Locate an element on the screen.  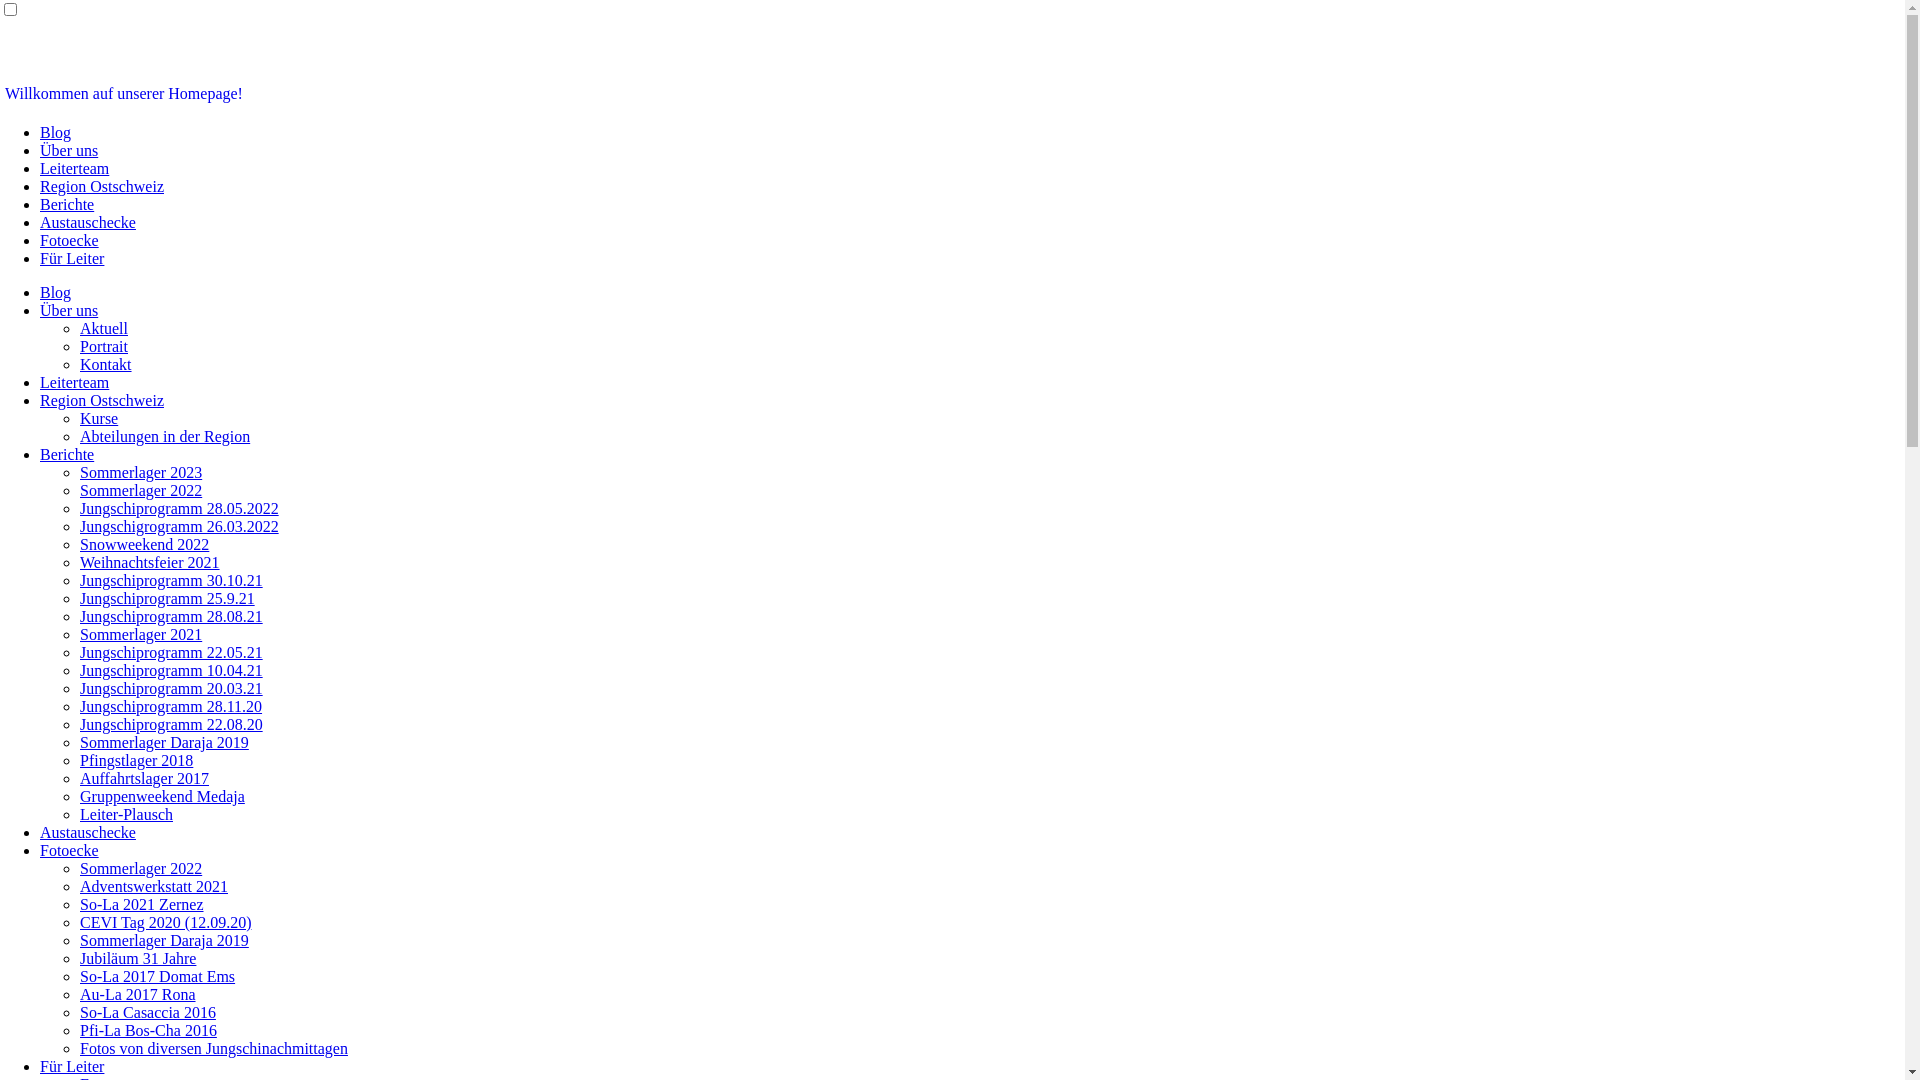
'Willkommen auf unserer Homepage!' is located at coordinates (4, 93).